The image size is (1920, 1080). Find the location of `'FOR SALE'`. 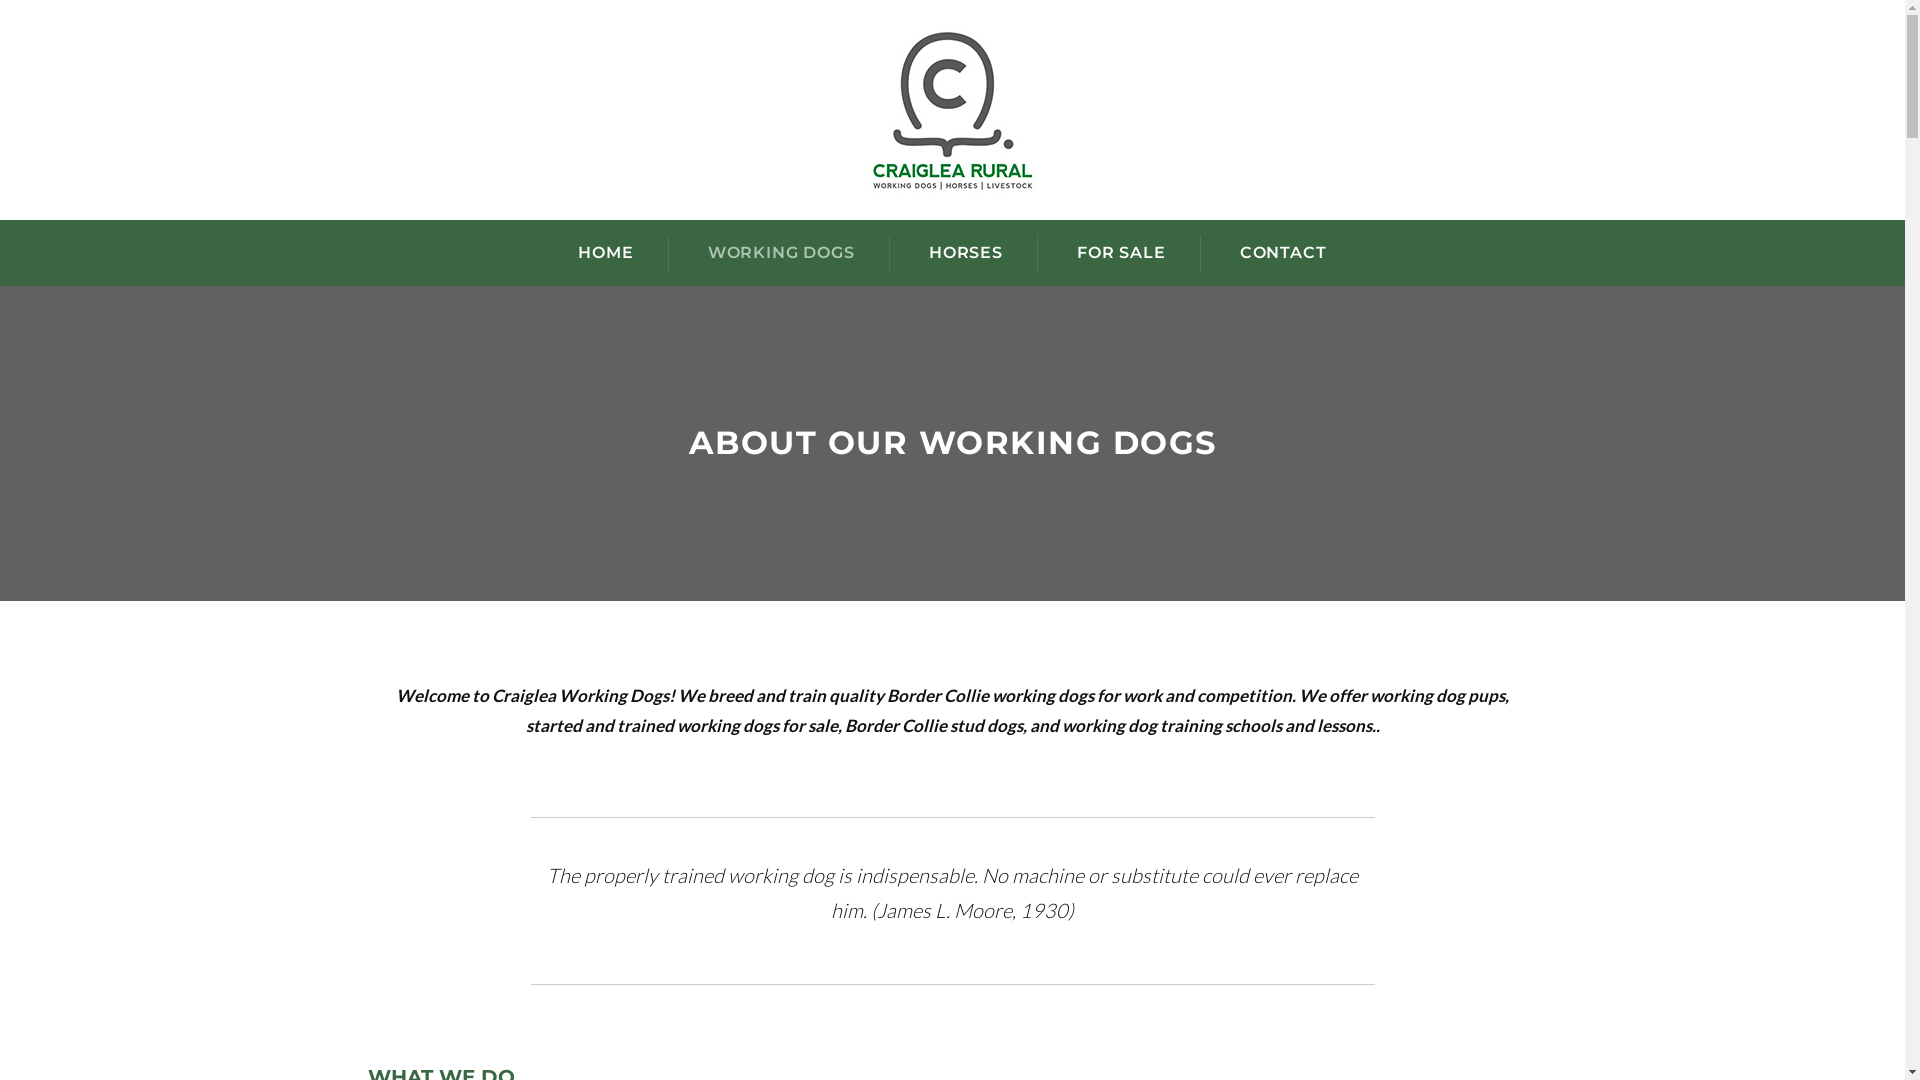

'FOR SALE' is located at coordinates (1121, 252).